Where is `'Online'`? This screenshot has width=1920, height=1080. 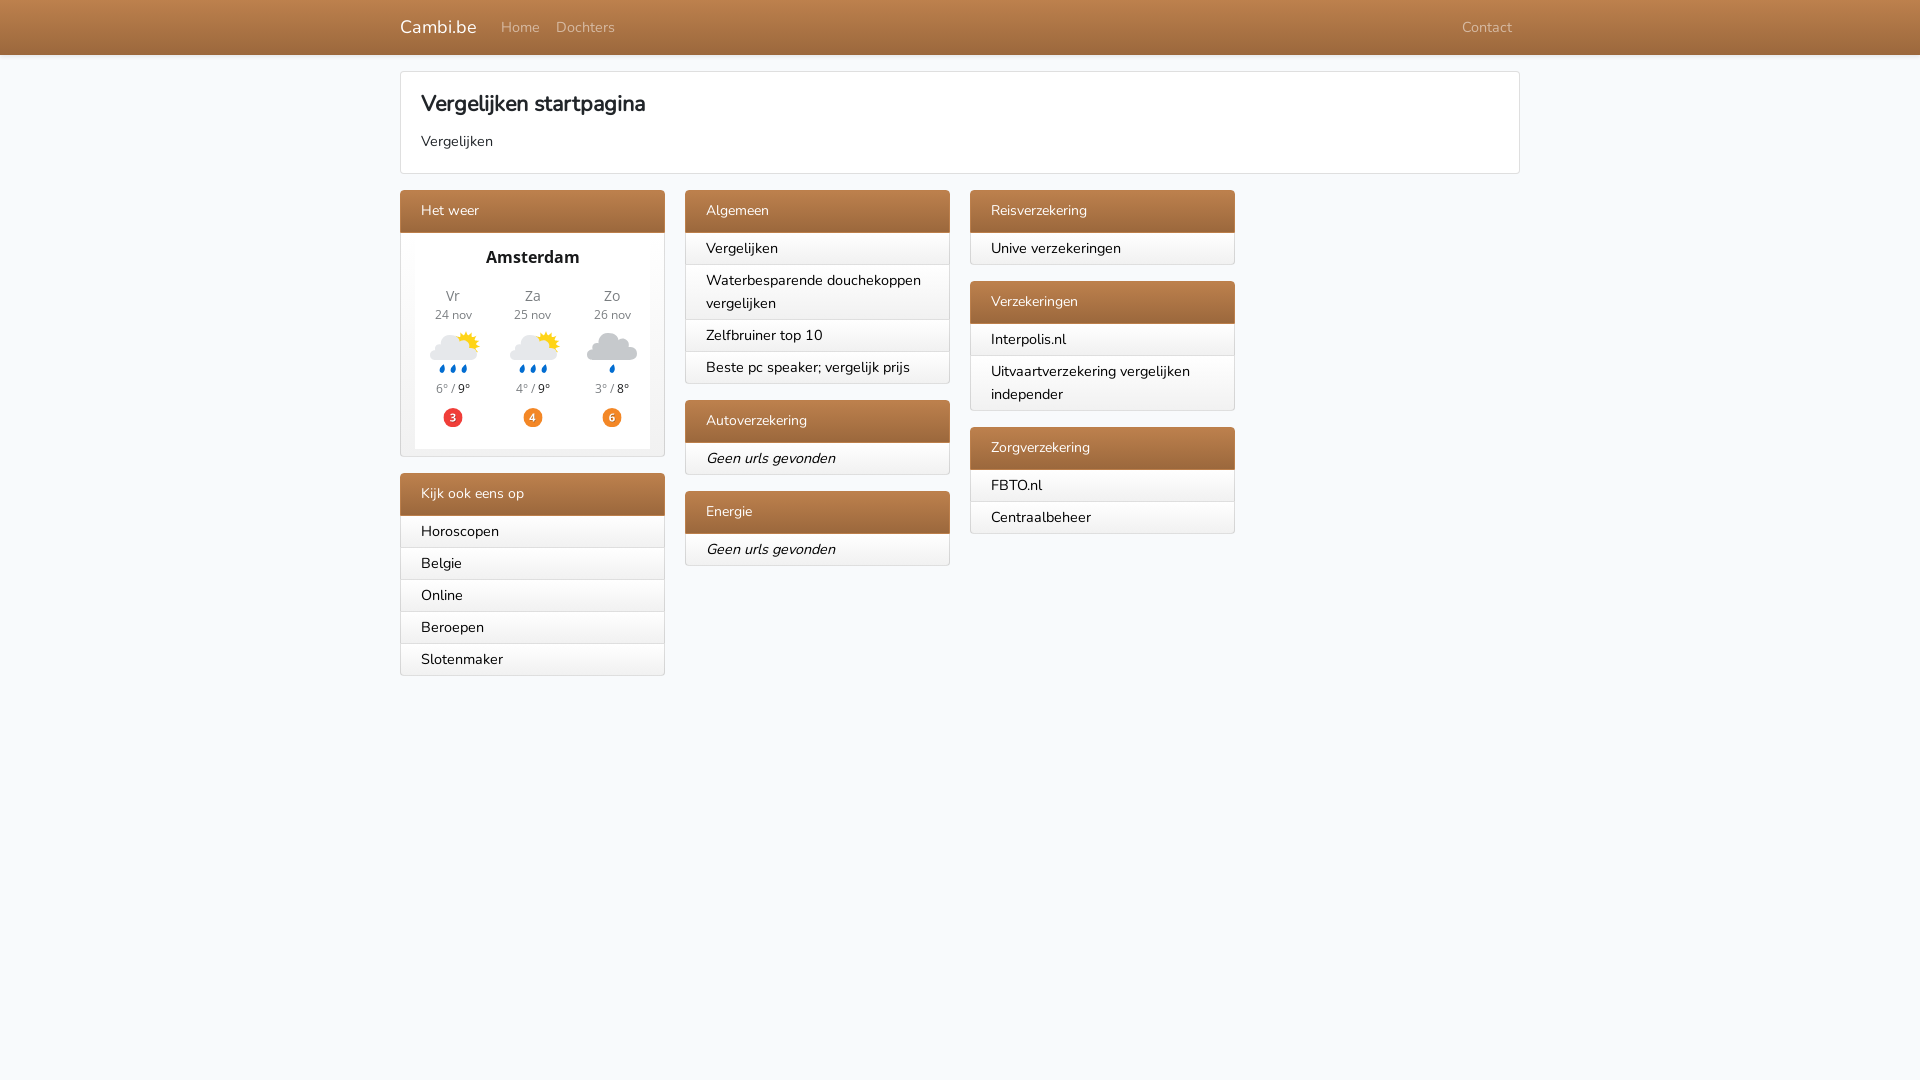
'Online' is located at coordinates (399, 595).